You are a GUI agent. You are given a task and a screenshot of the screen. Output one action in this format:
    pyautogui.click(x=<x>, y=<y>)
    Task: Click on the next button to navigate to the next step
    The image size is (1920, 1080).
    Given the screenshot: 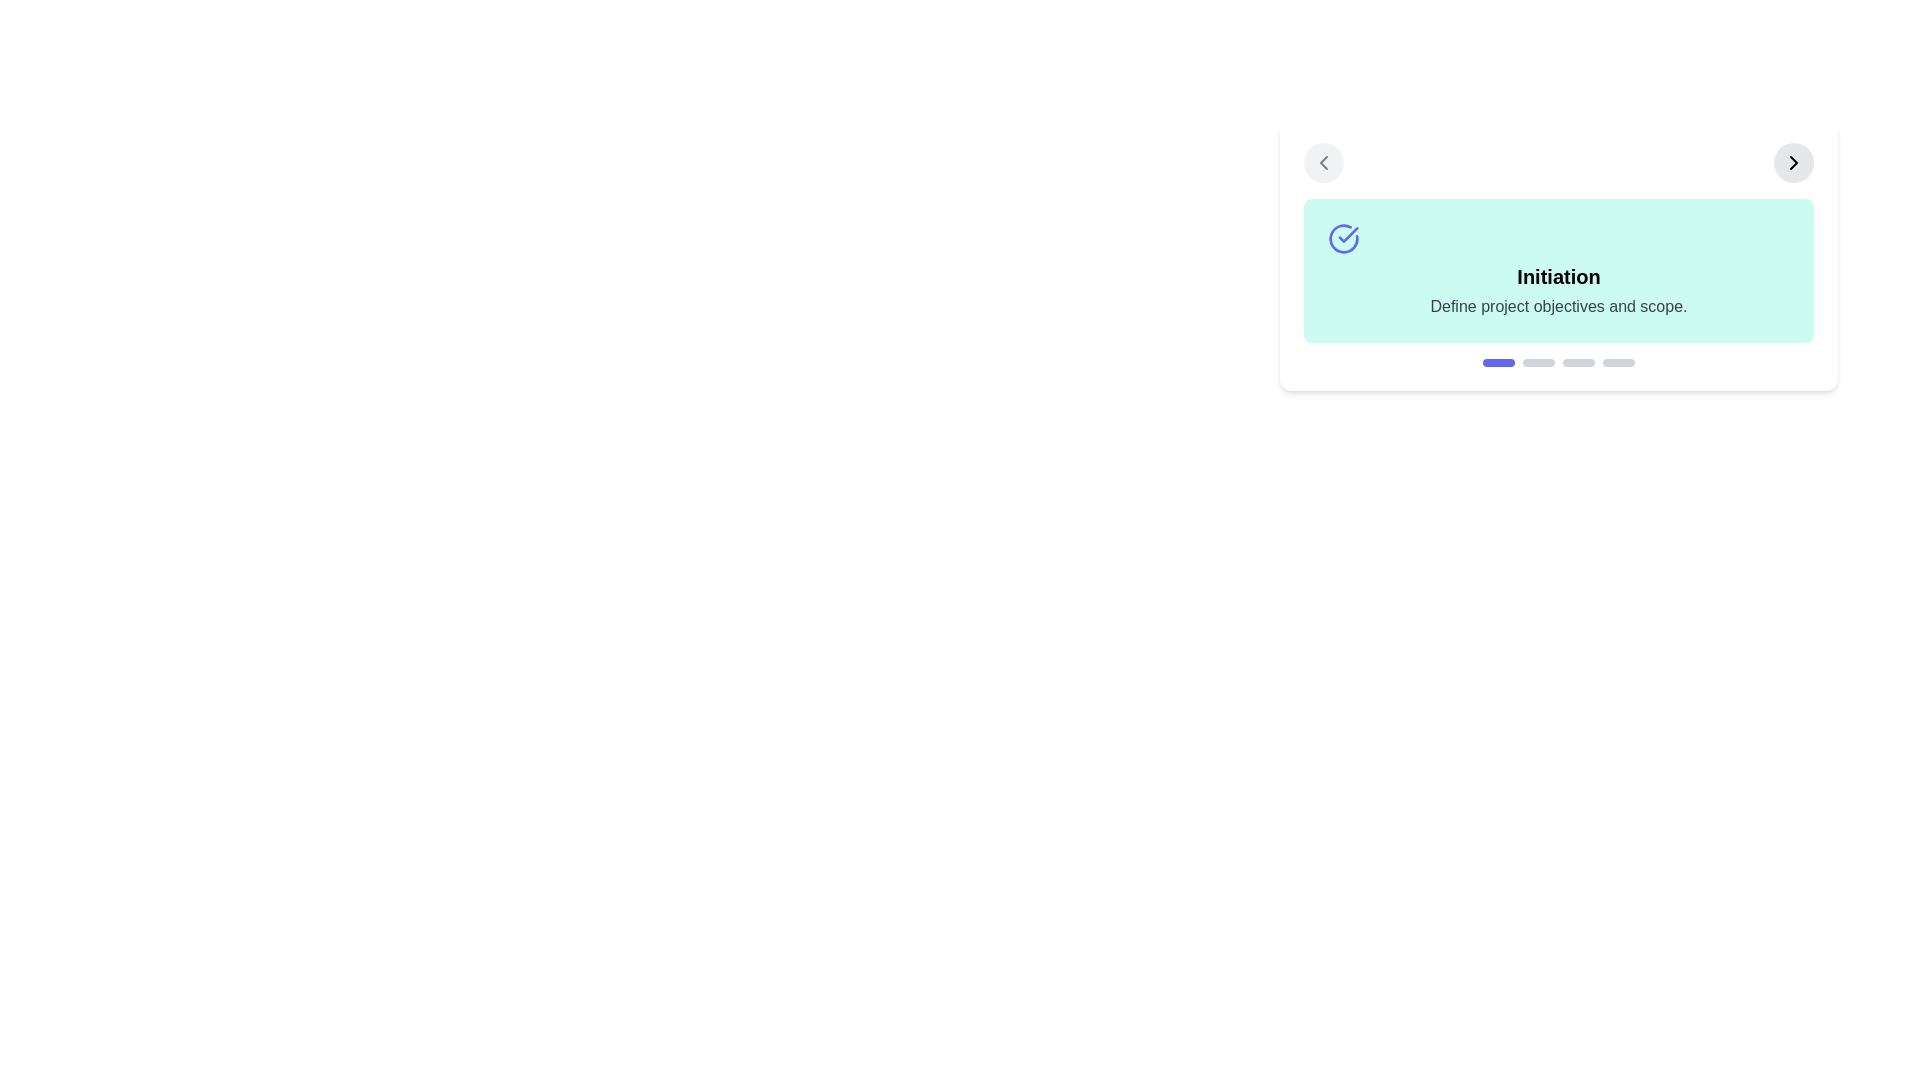 What is the action you would take?
    pyautogui.click(x=1794, y=161)
    